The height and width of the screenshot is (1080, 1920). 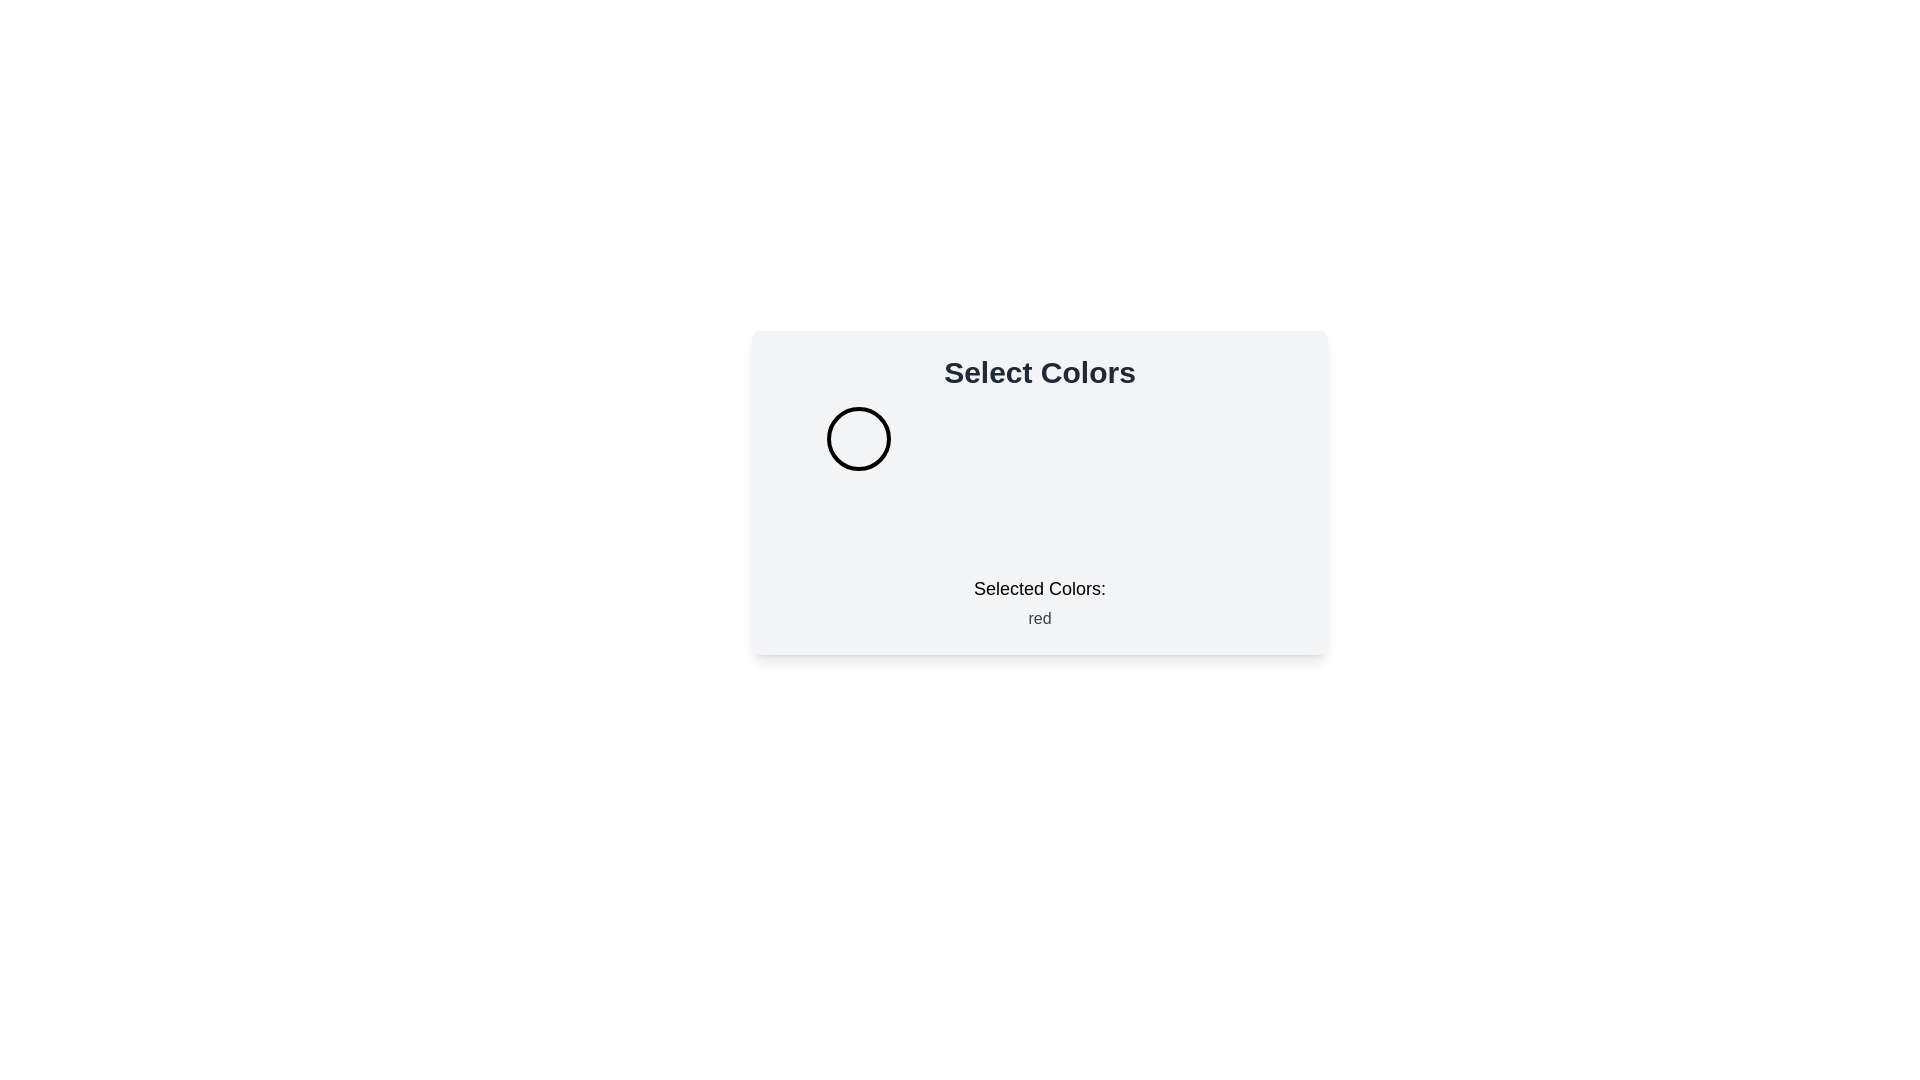 What do you see at coordinates (1040, 601) in the screenshot?
I see `information presented in the text display element that shows 'Selected Colors:' and the color 'red'` at bounding box center [1040, 601].